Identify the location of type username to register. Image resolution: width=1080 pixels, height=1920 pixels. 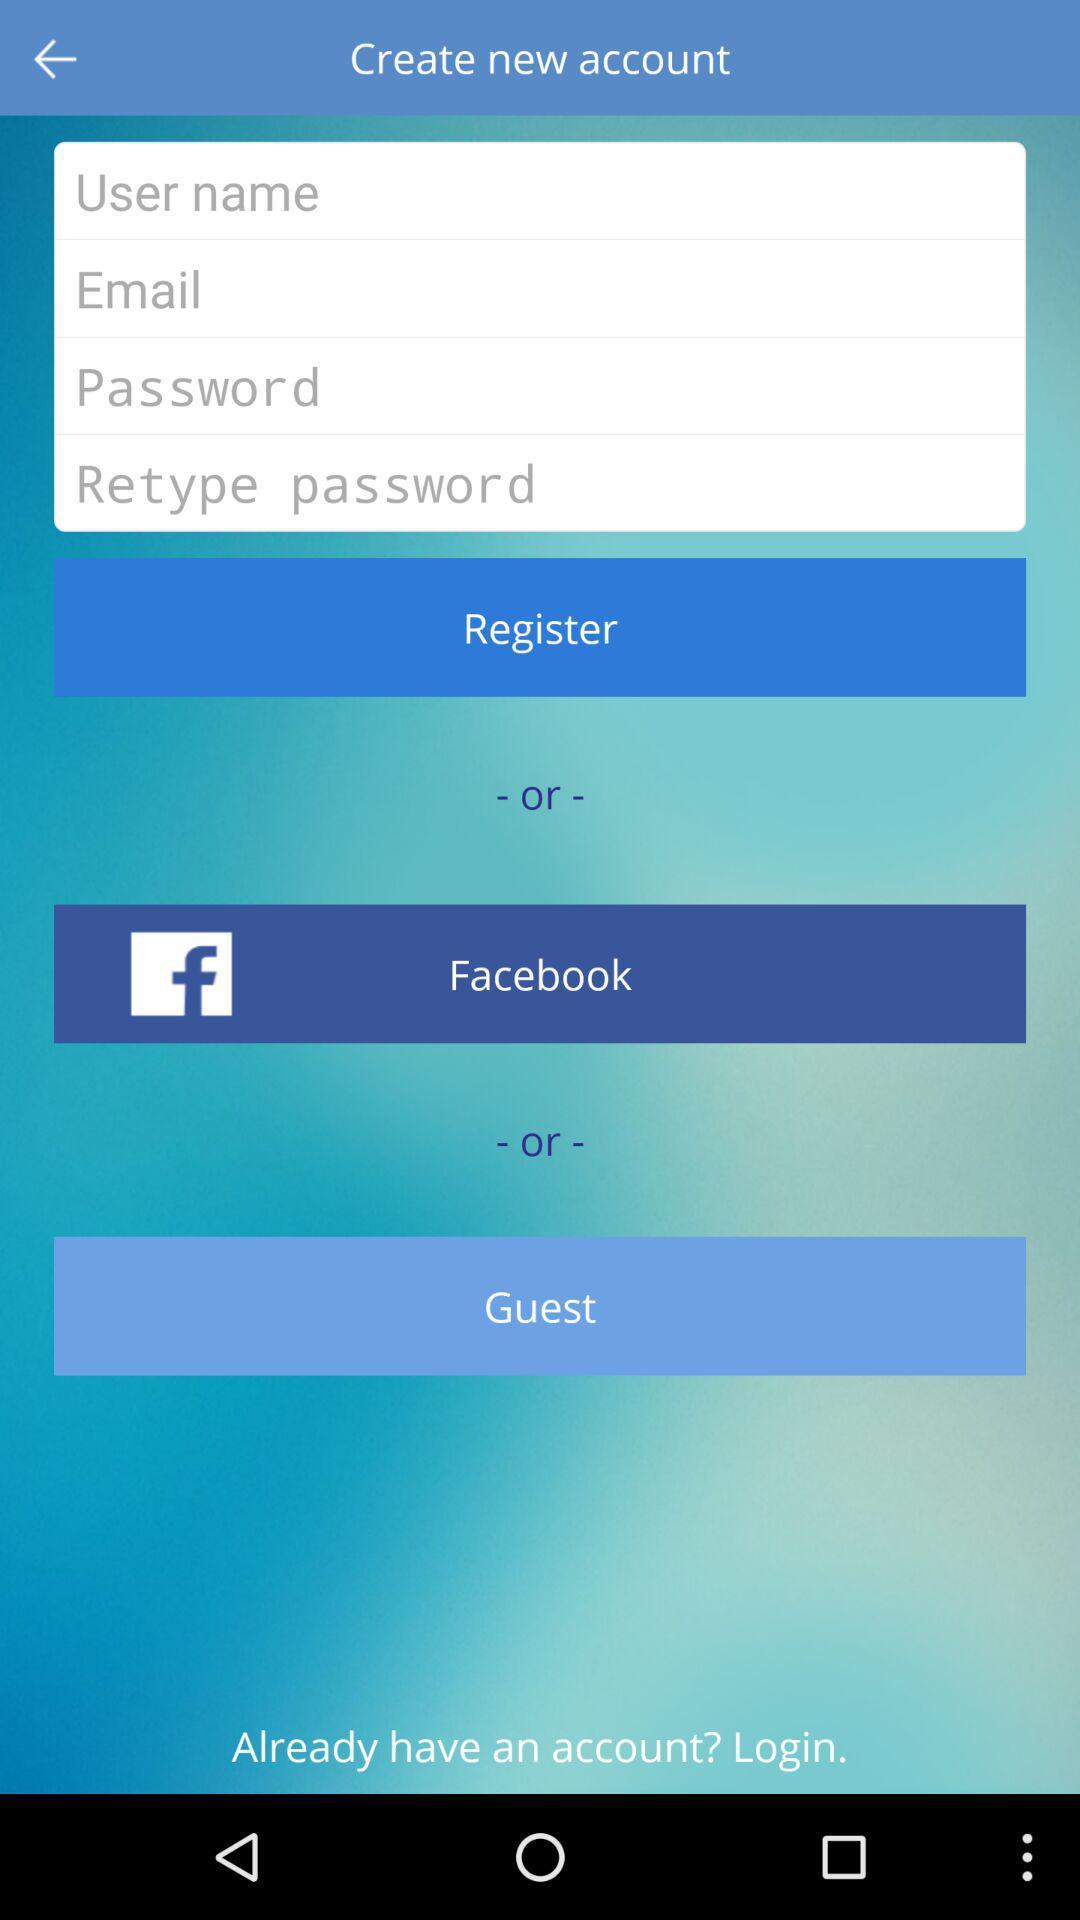
(540, 190).